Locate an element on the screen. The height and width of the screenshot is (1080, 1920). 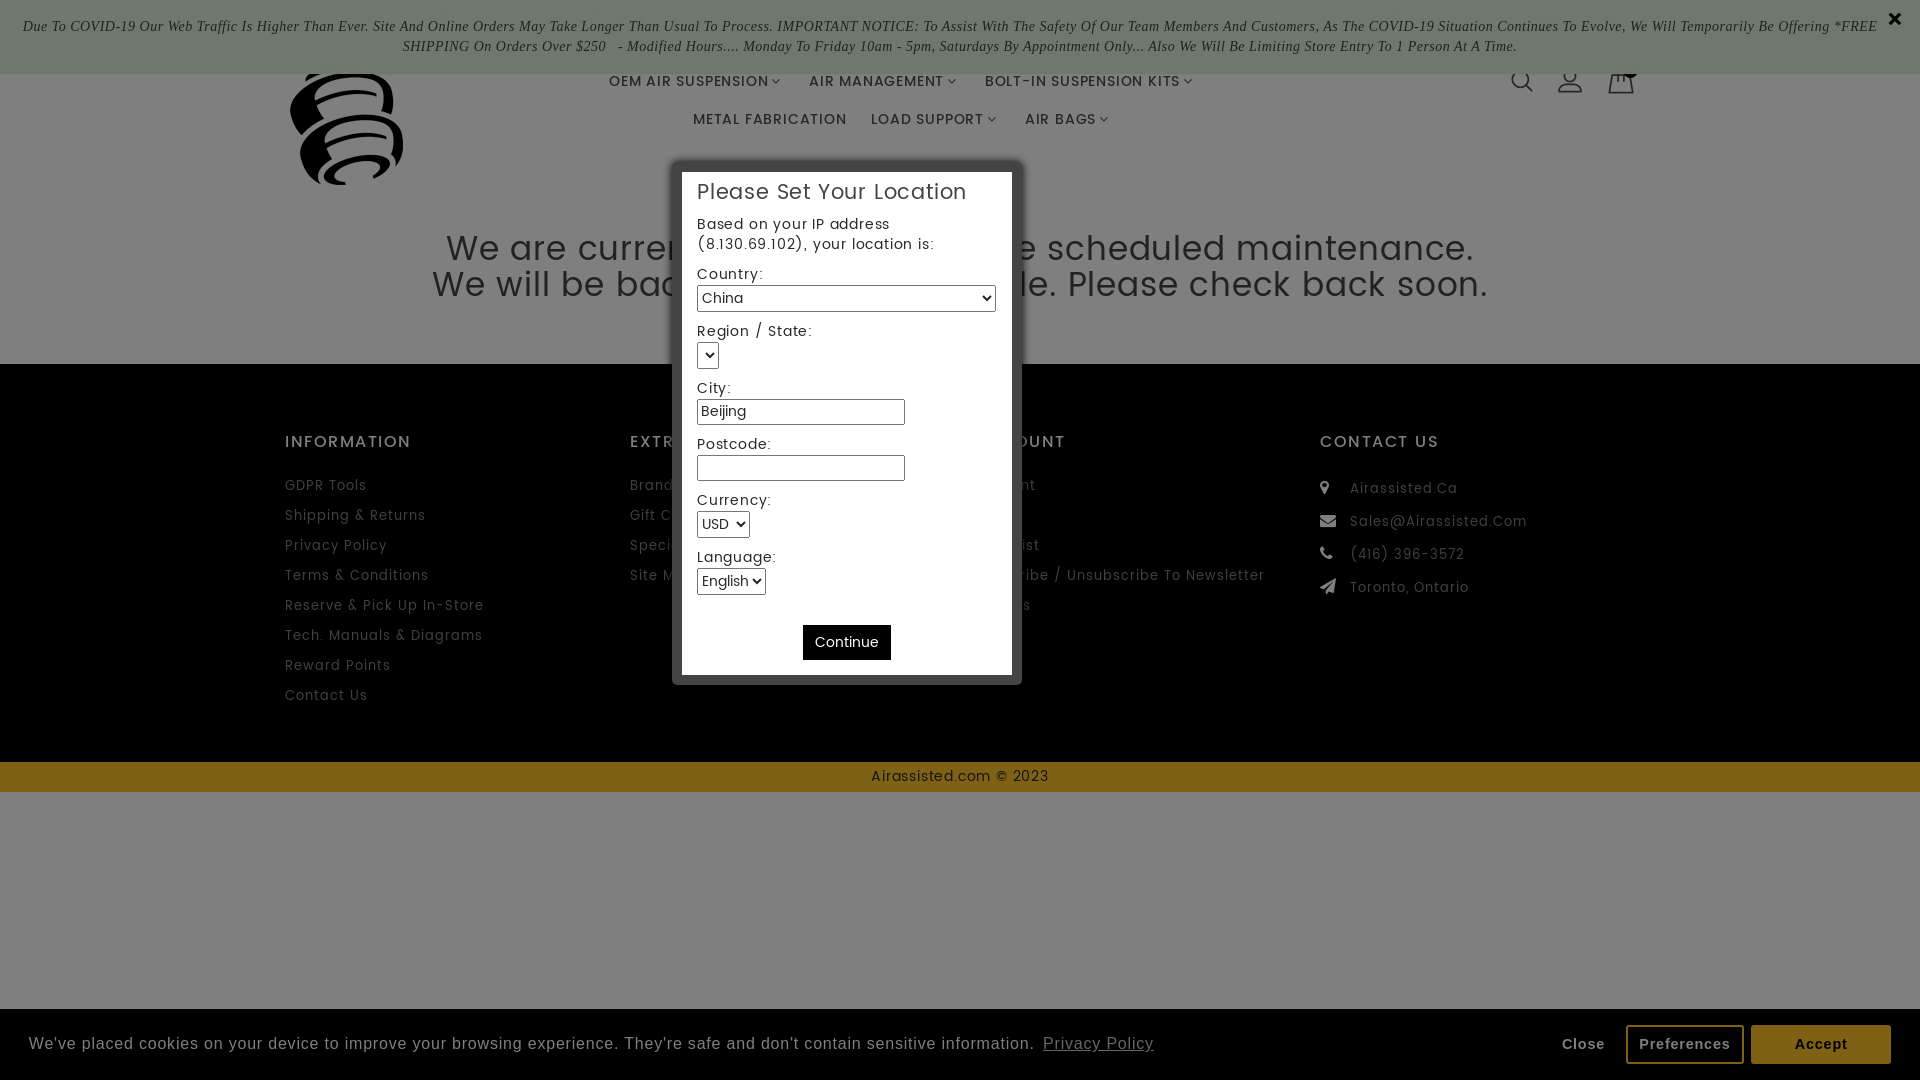
'Close' is located at coordinates (1547, 1043).